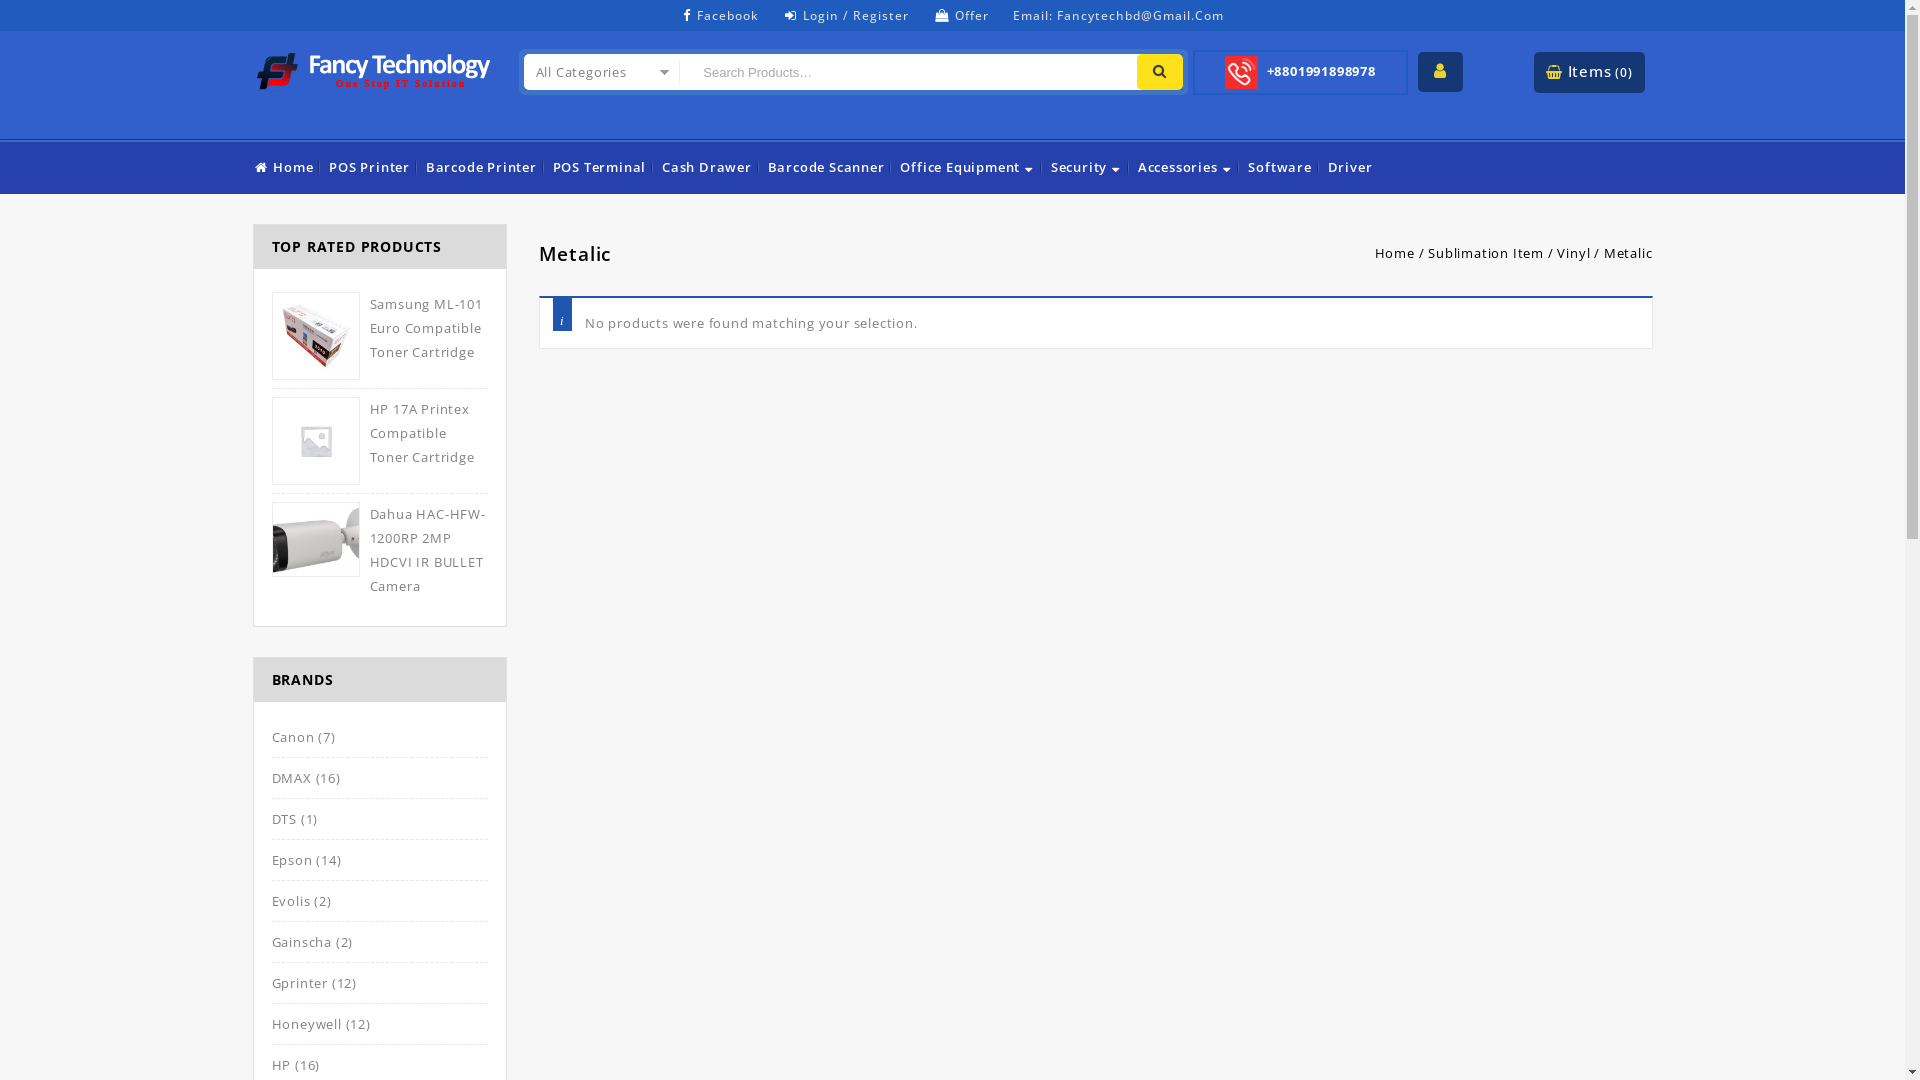 The height and width of the screenshot is (1080, 1920). I want to click on 'Search', so click(1160, 71).